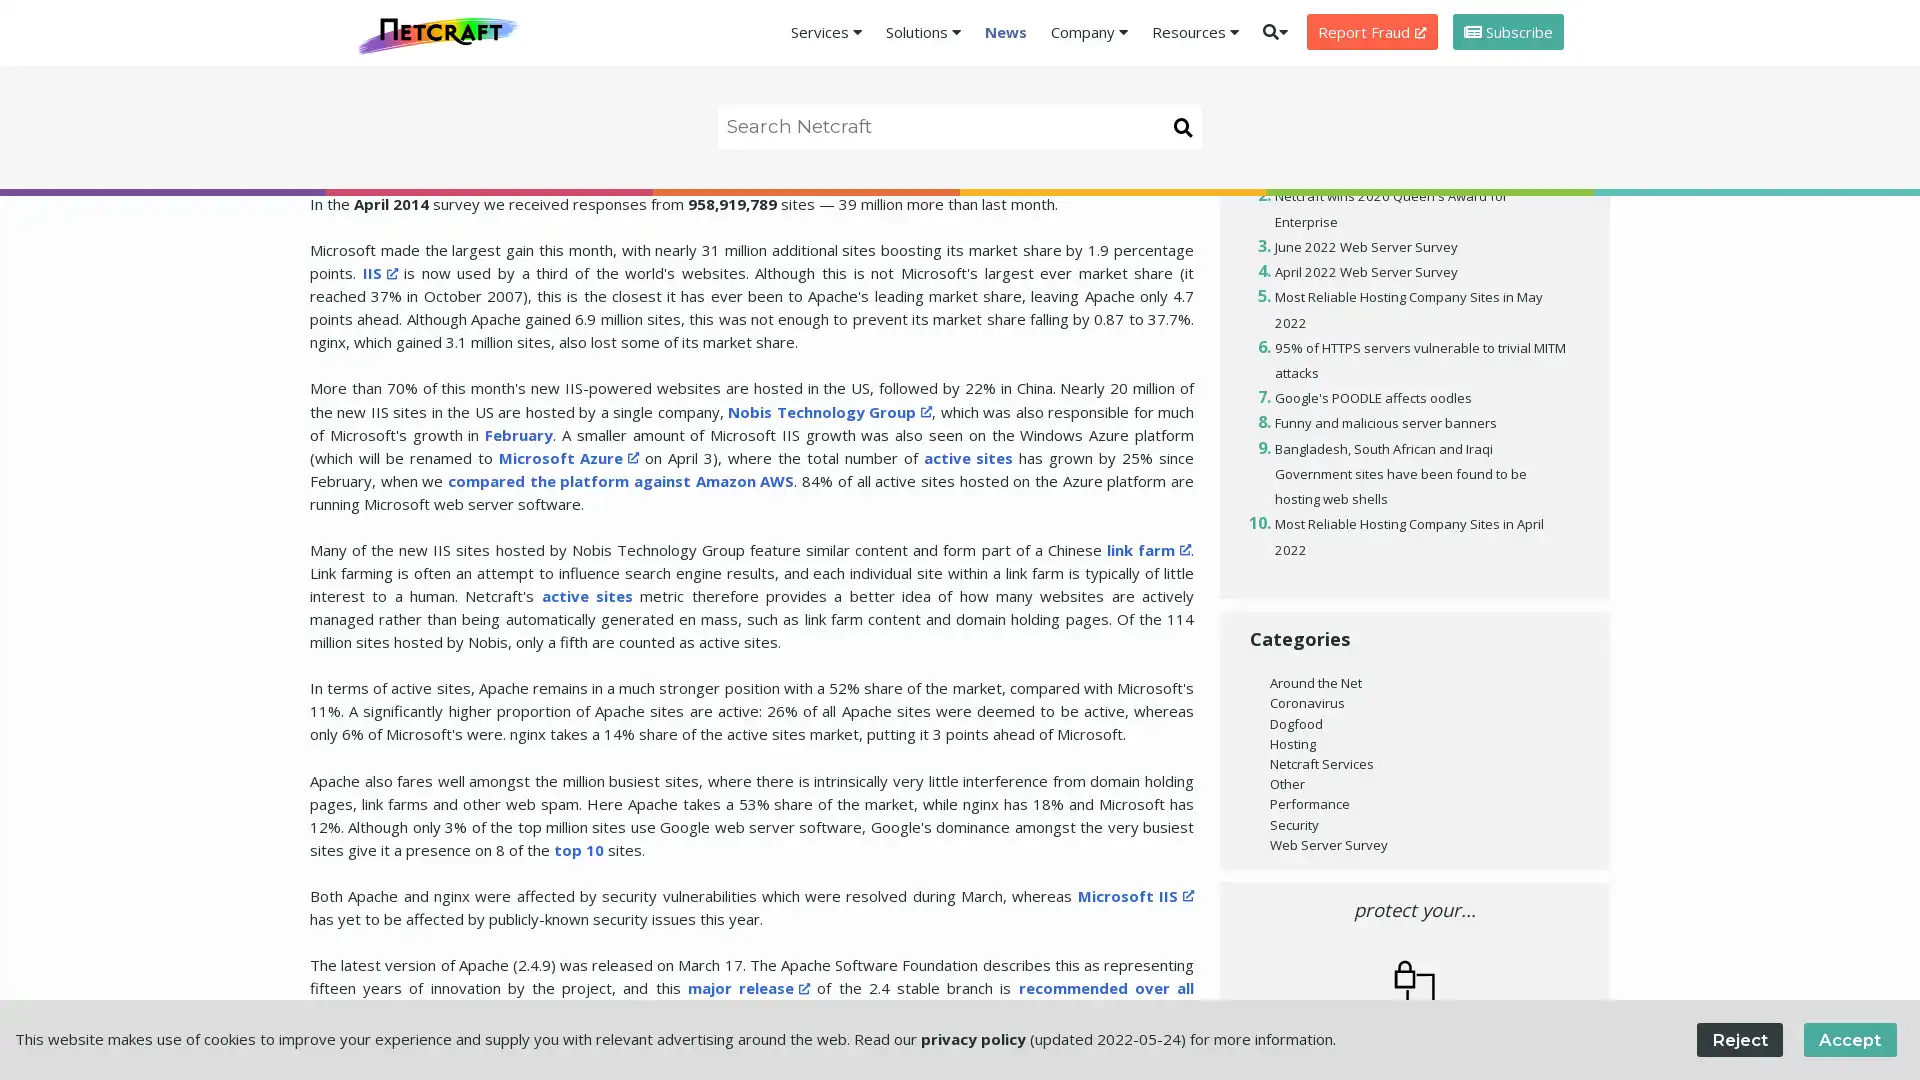 The image size is (1920, 1080). Describe the element at coordinates (1738, 1038) in the screenshot. I see `Reject` at that location.